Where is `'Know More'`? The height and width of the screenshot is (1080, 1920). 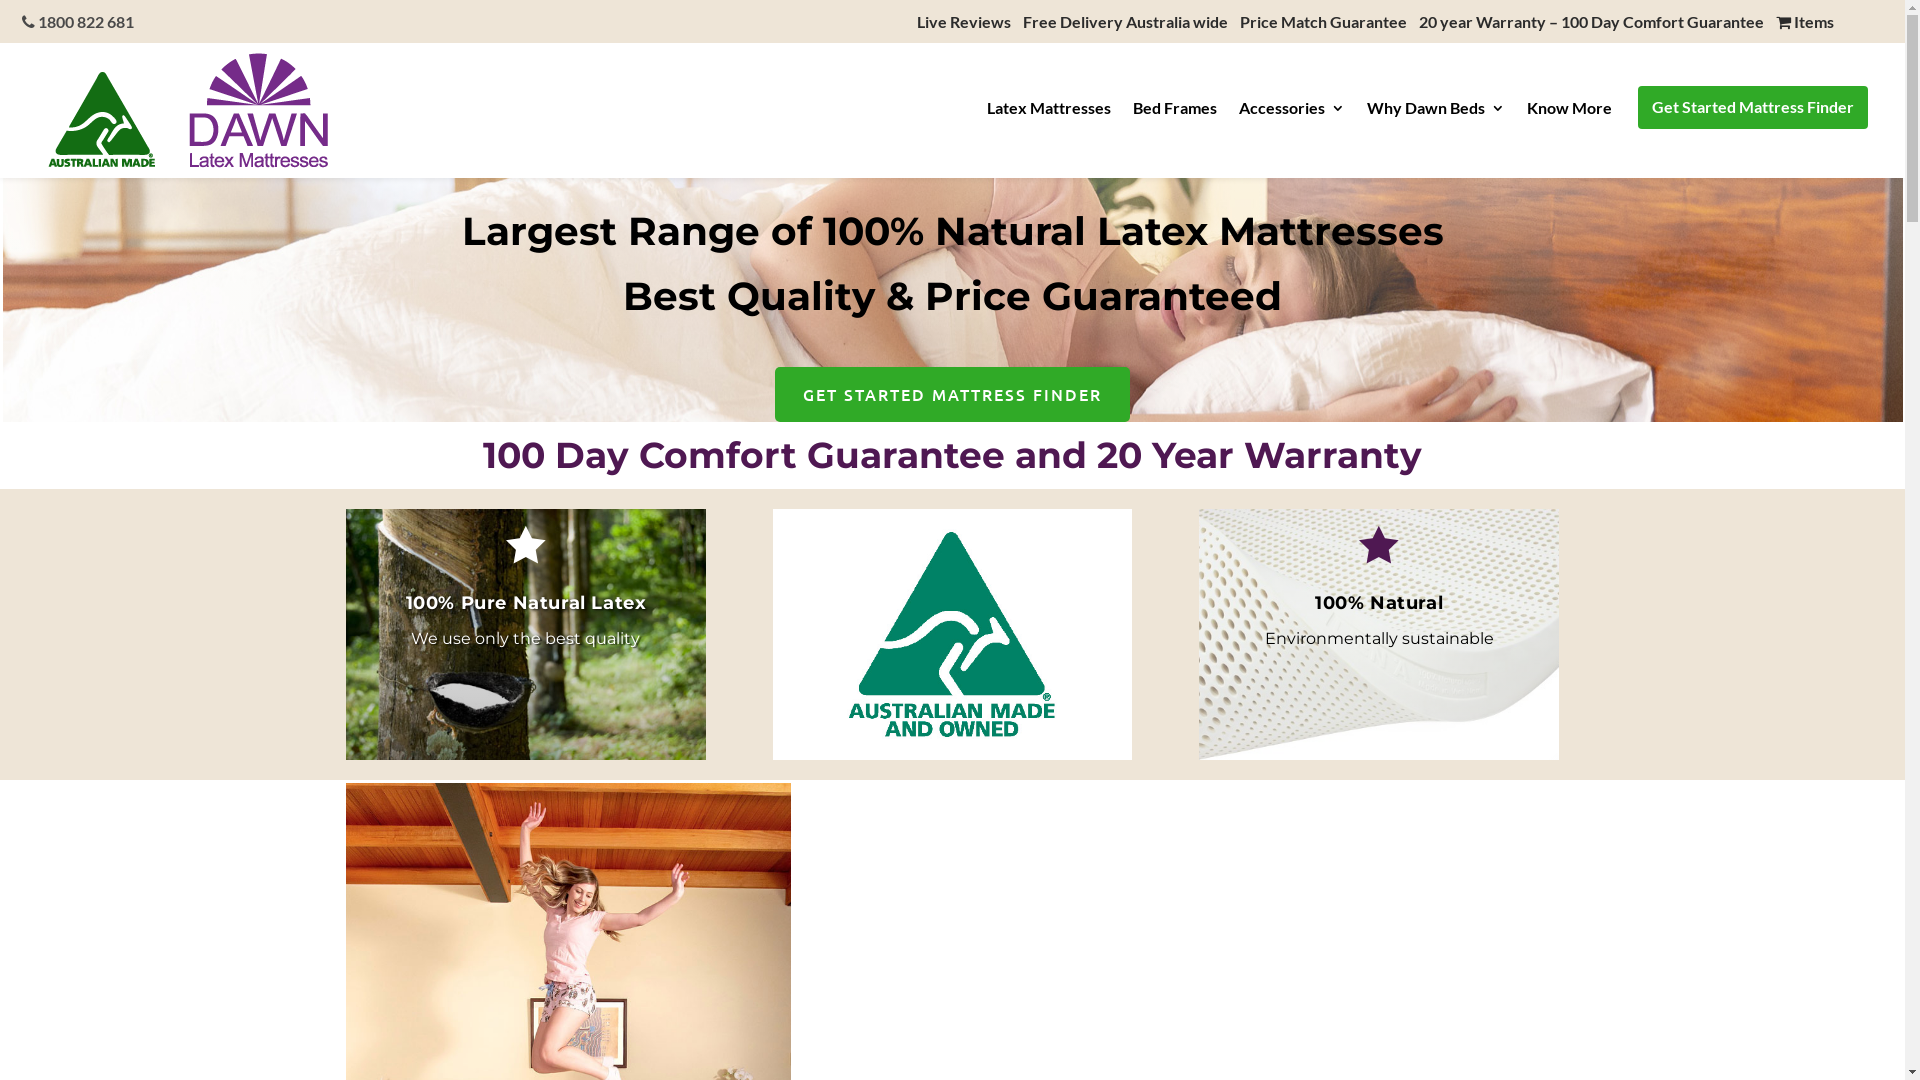 'Know More' is located at coordinates (1568, 114).